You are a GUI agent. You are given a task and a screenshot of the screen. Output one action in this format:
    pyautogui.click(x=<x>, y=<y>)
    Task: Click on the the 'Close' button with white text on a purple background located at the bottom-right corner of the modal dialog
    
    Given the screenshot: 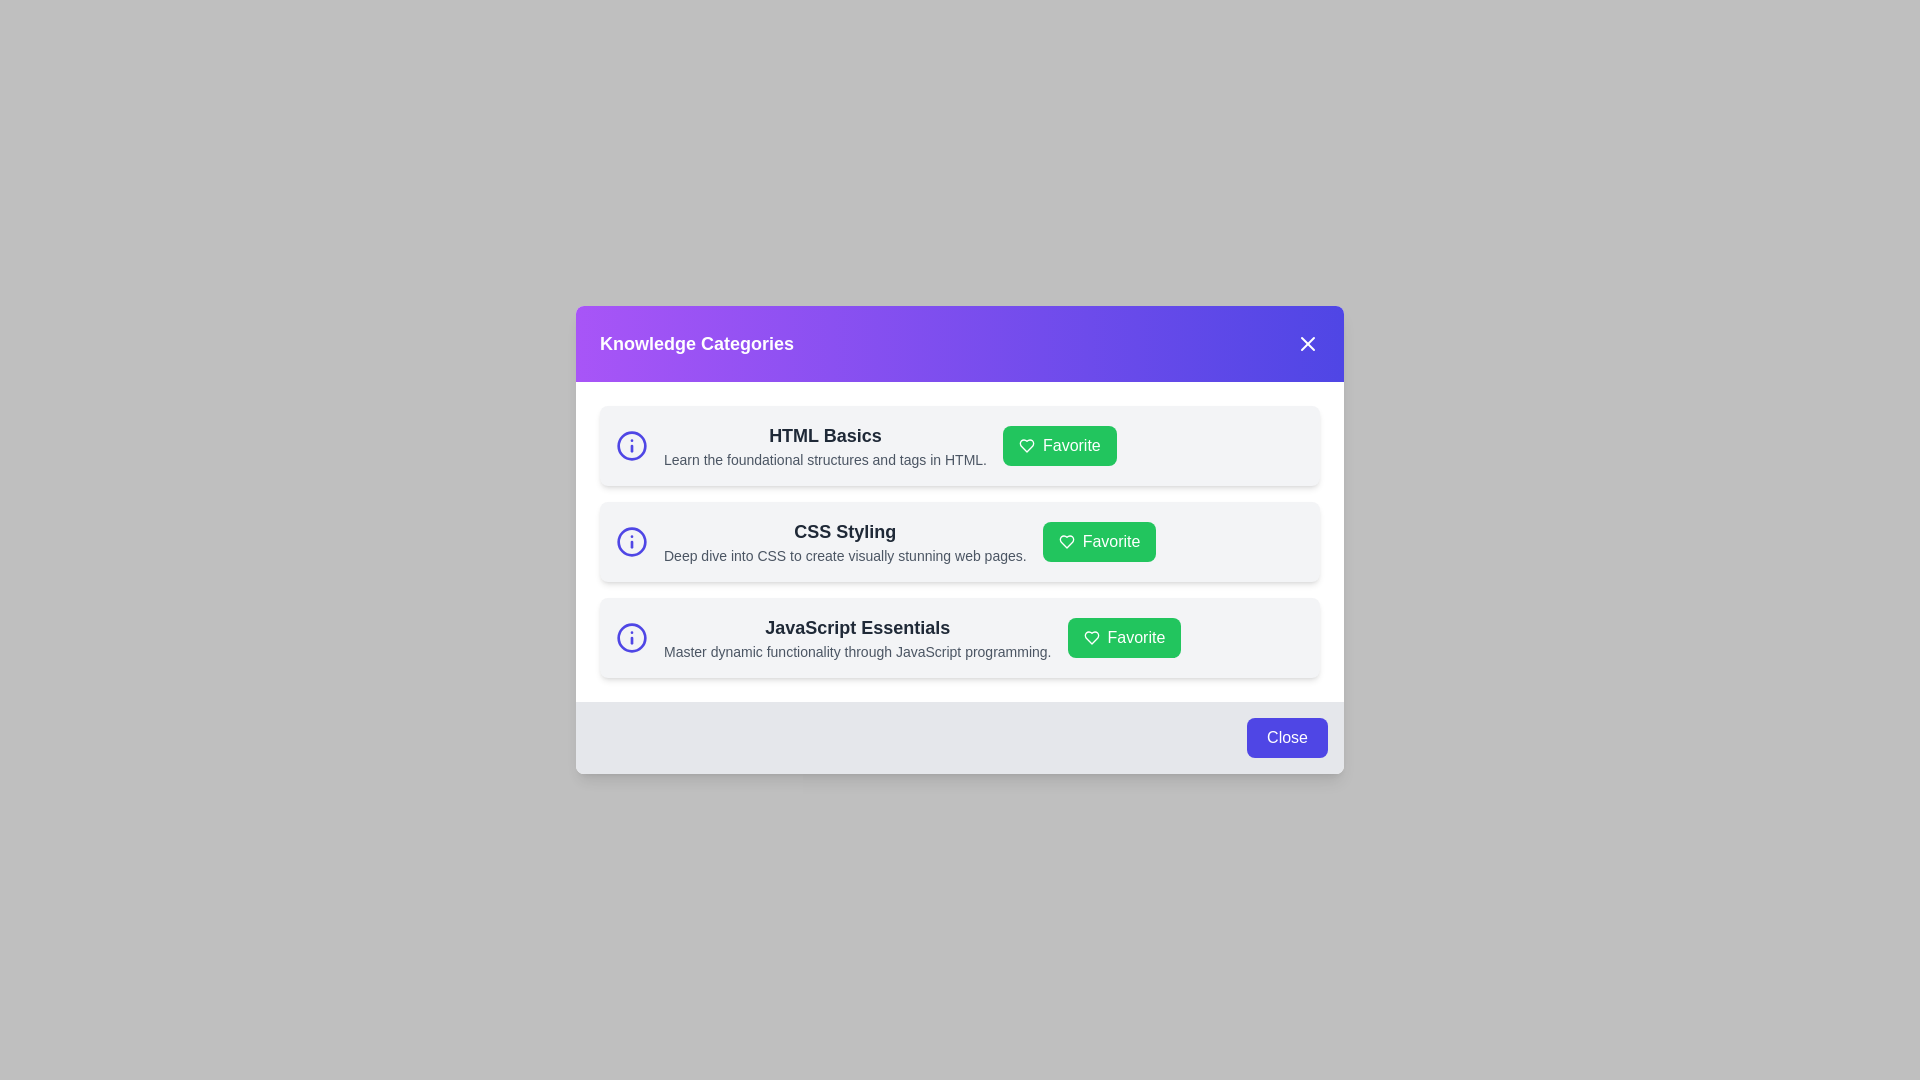 What is the action you would take?
    pyautogui.click(x=1287, y=737)
    